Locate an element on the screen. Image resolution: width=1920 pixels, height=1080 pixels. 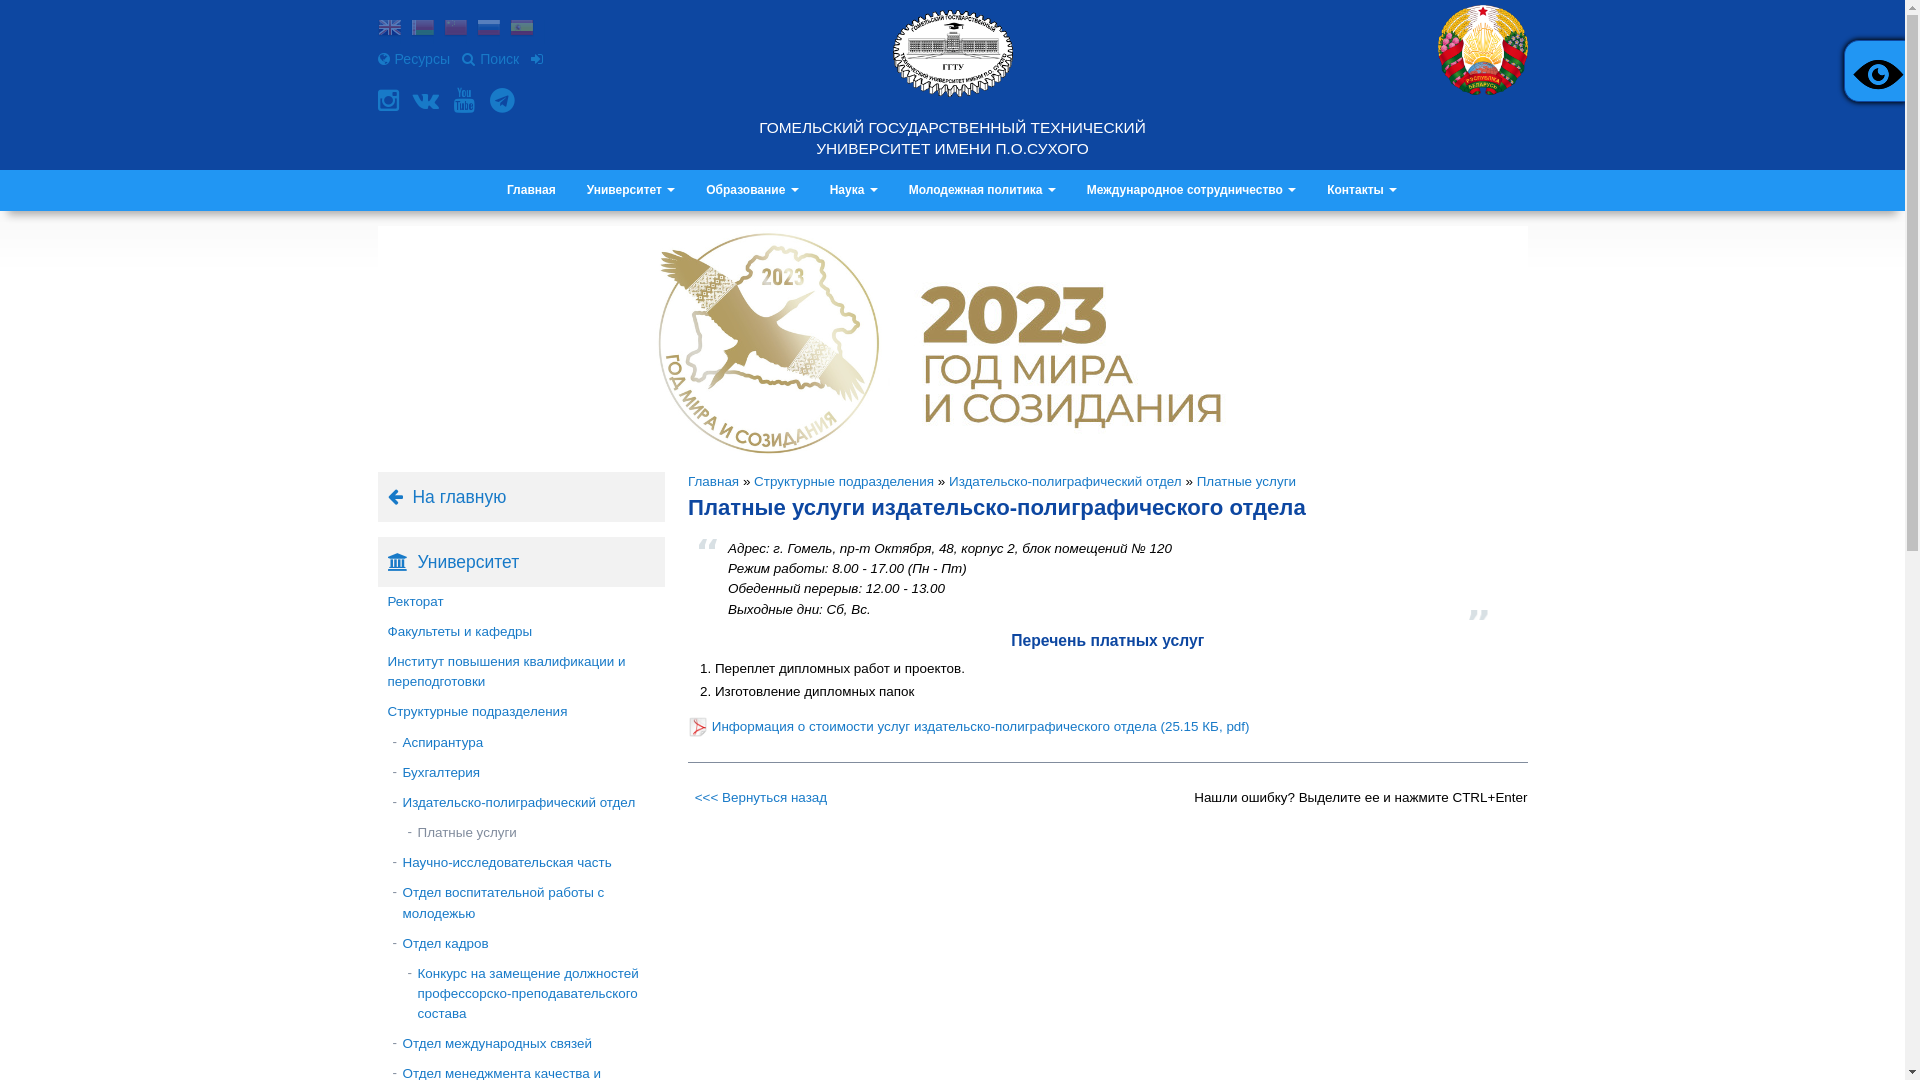
'English, static version of the site' is located at coordinates (389, 29).